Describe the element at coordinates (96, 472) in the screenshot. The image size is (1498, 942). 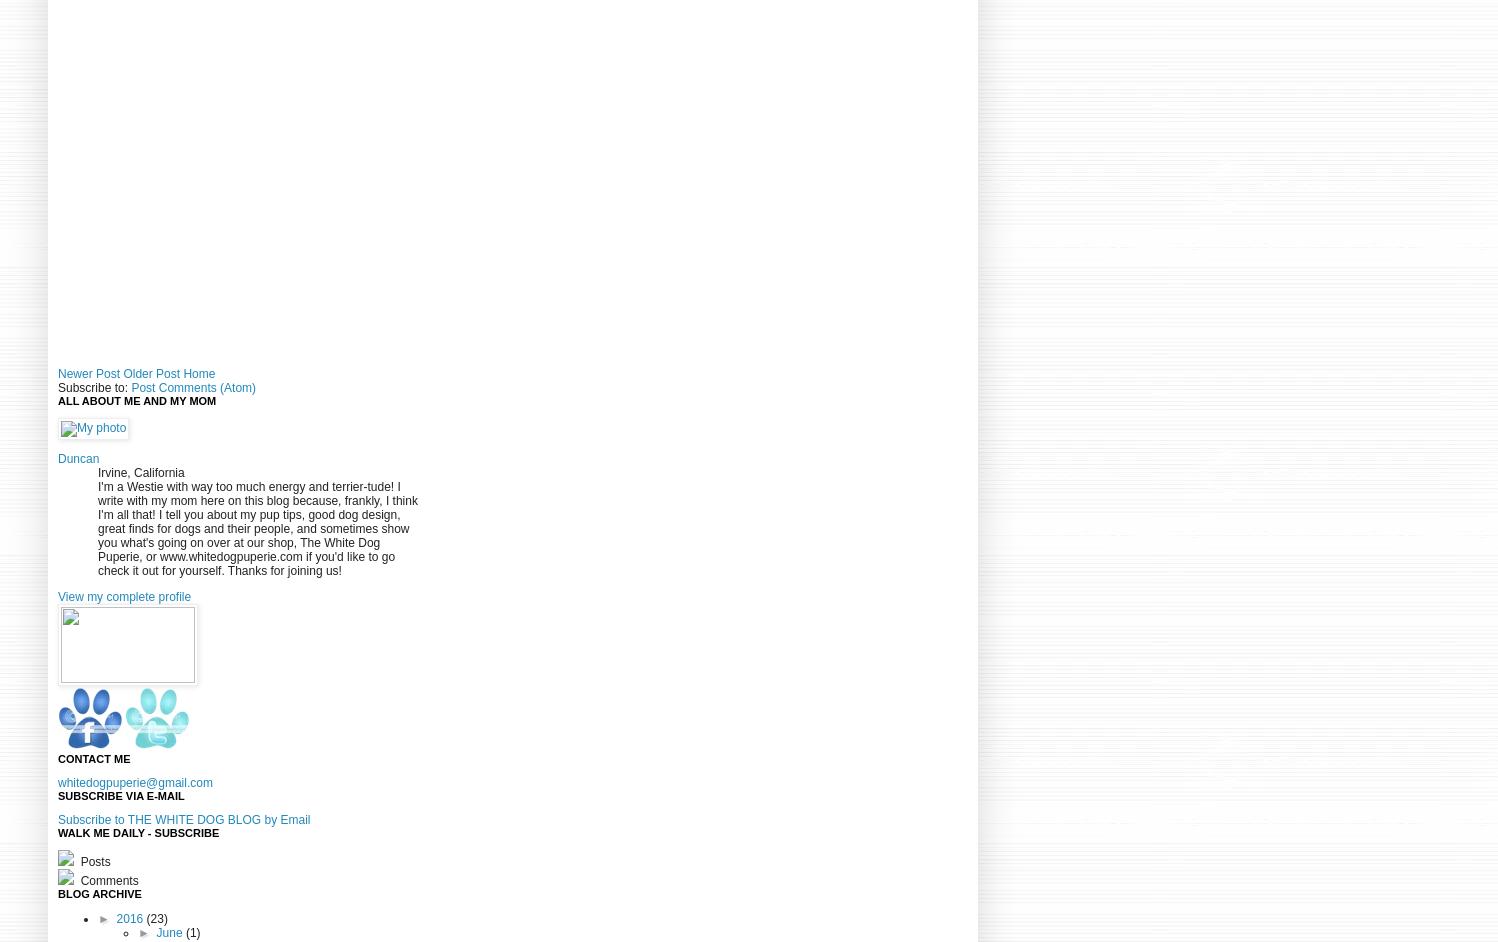
I see `'Irvine, California'` at that location.